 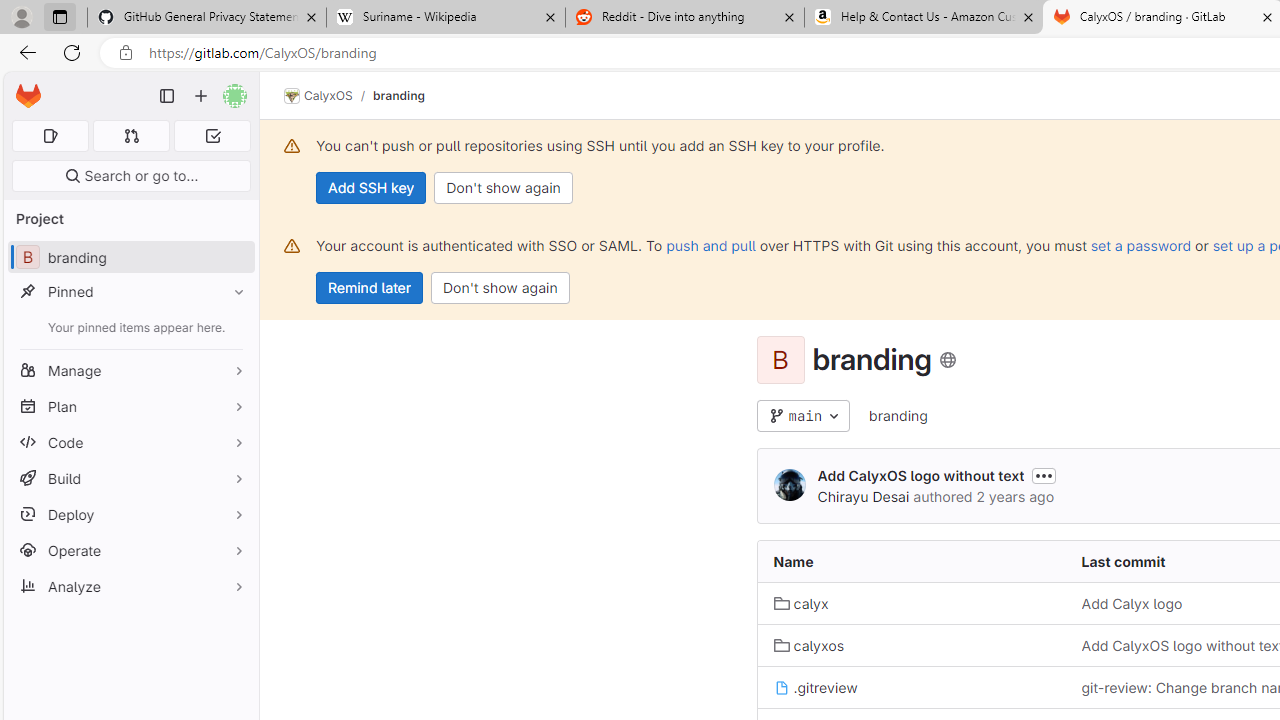 What do you see at coordinates (167, 96) in the screenshot?
I see `'Primary navigation sidebar'` at bounding box center [167, 96].